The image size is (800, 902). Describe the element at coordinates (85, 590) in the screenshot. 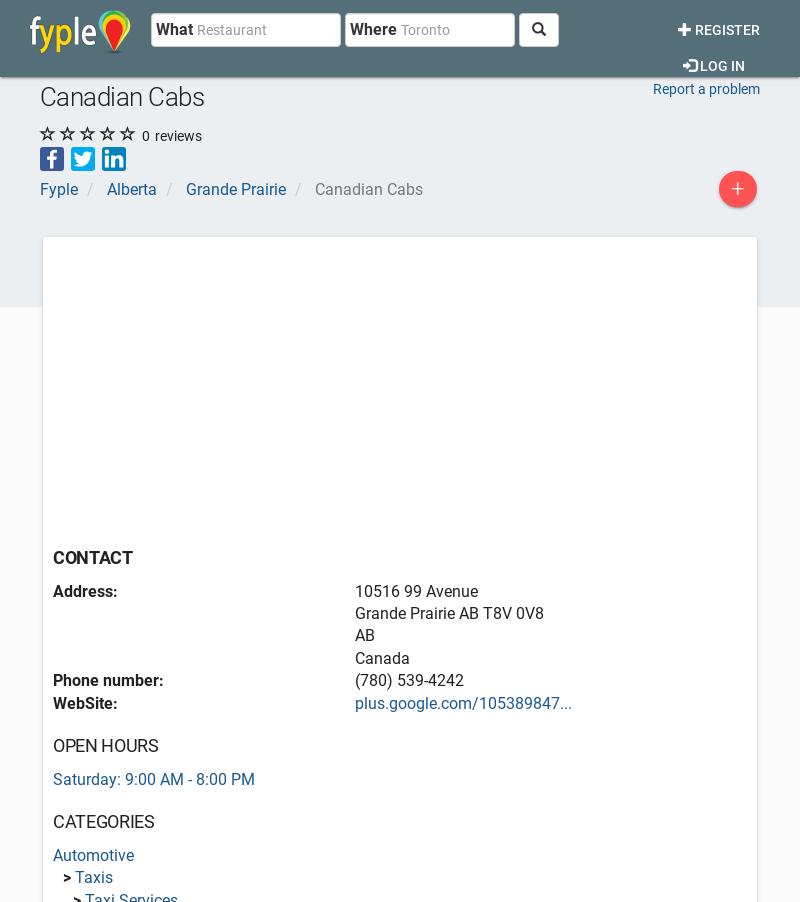

I see `'Address:'` at that location.